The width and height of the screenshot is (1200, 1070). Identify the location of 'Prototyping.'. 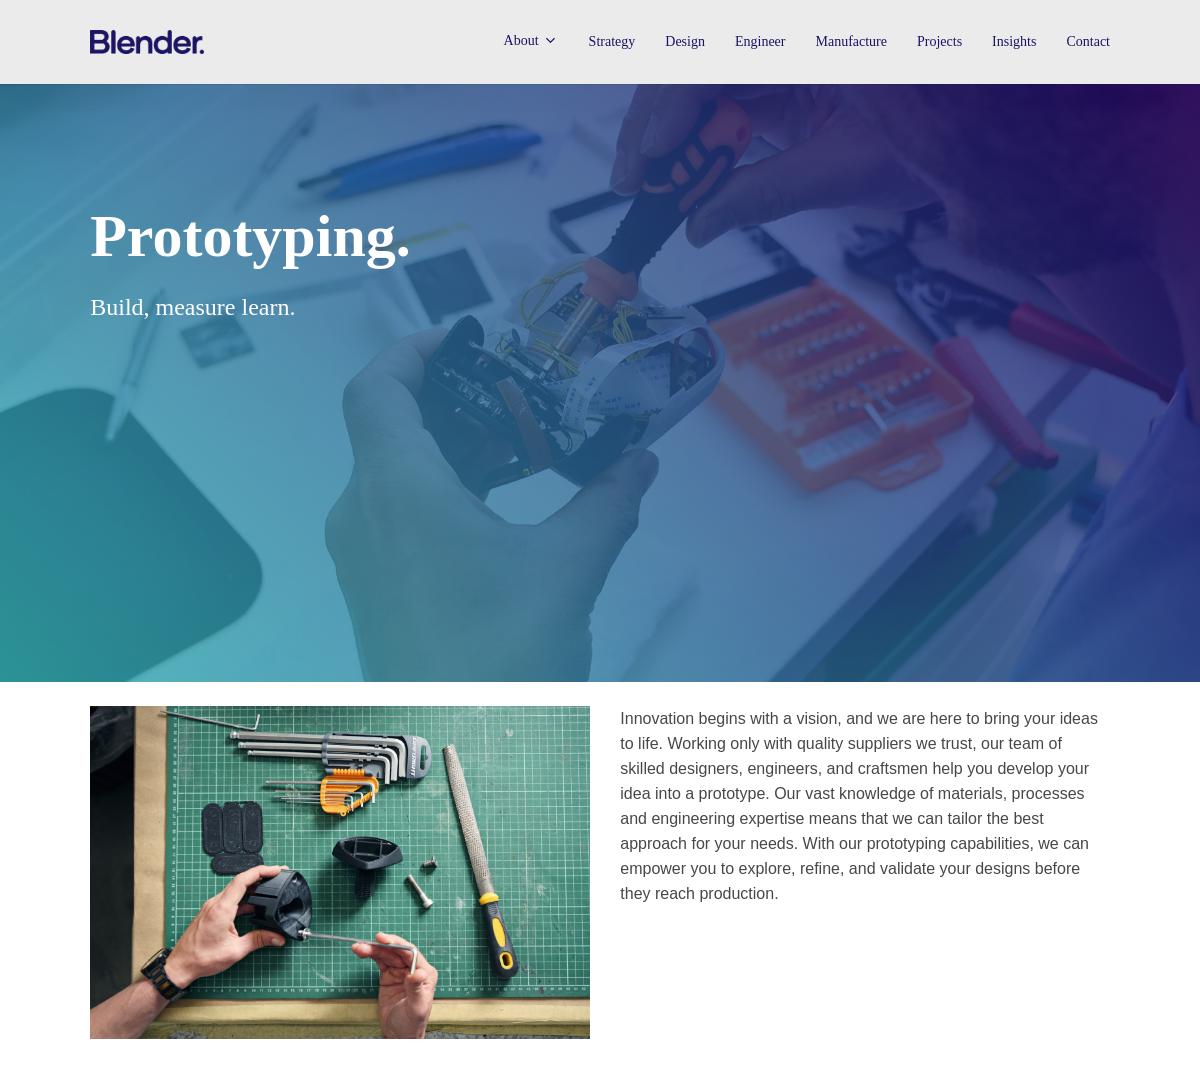
(248, 235).